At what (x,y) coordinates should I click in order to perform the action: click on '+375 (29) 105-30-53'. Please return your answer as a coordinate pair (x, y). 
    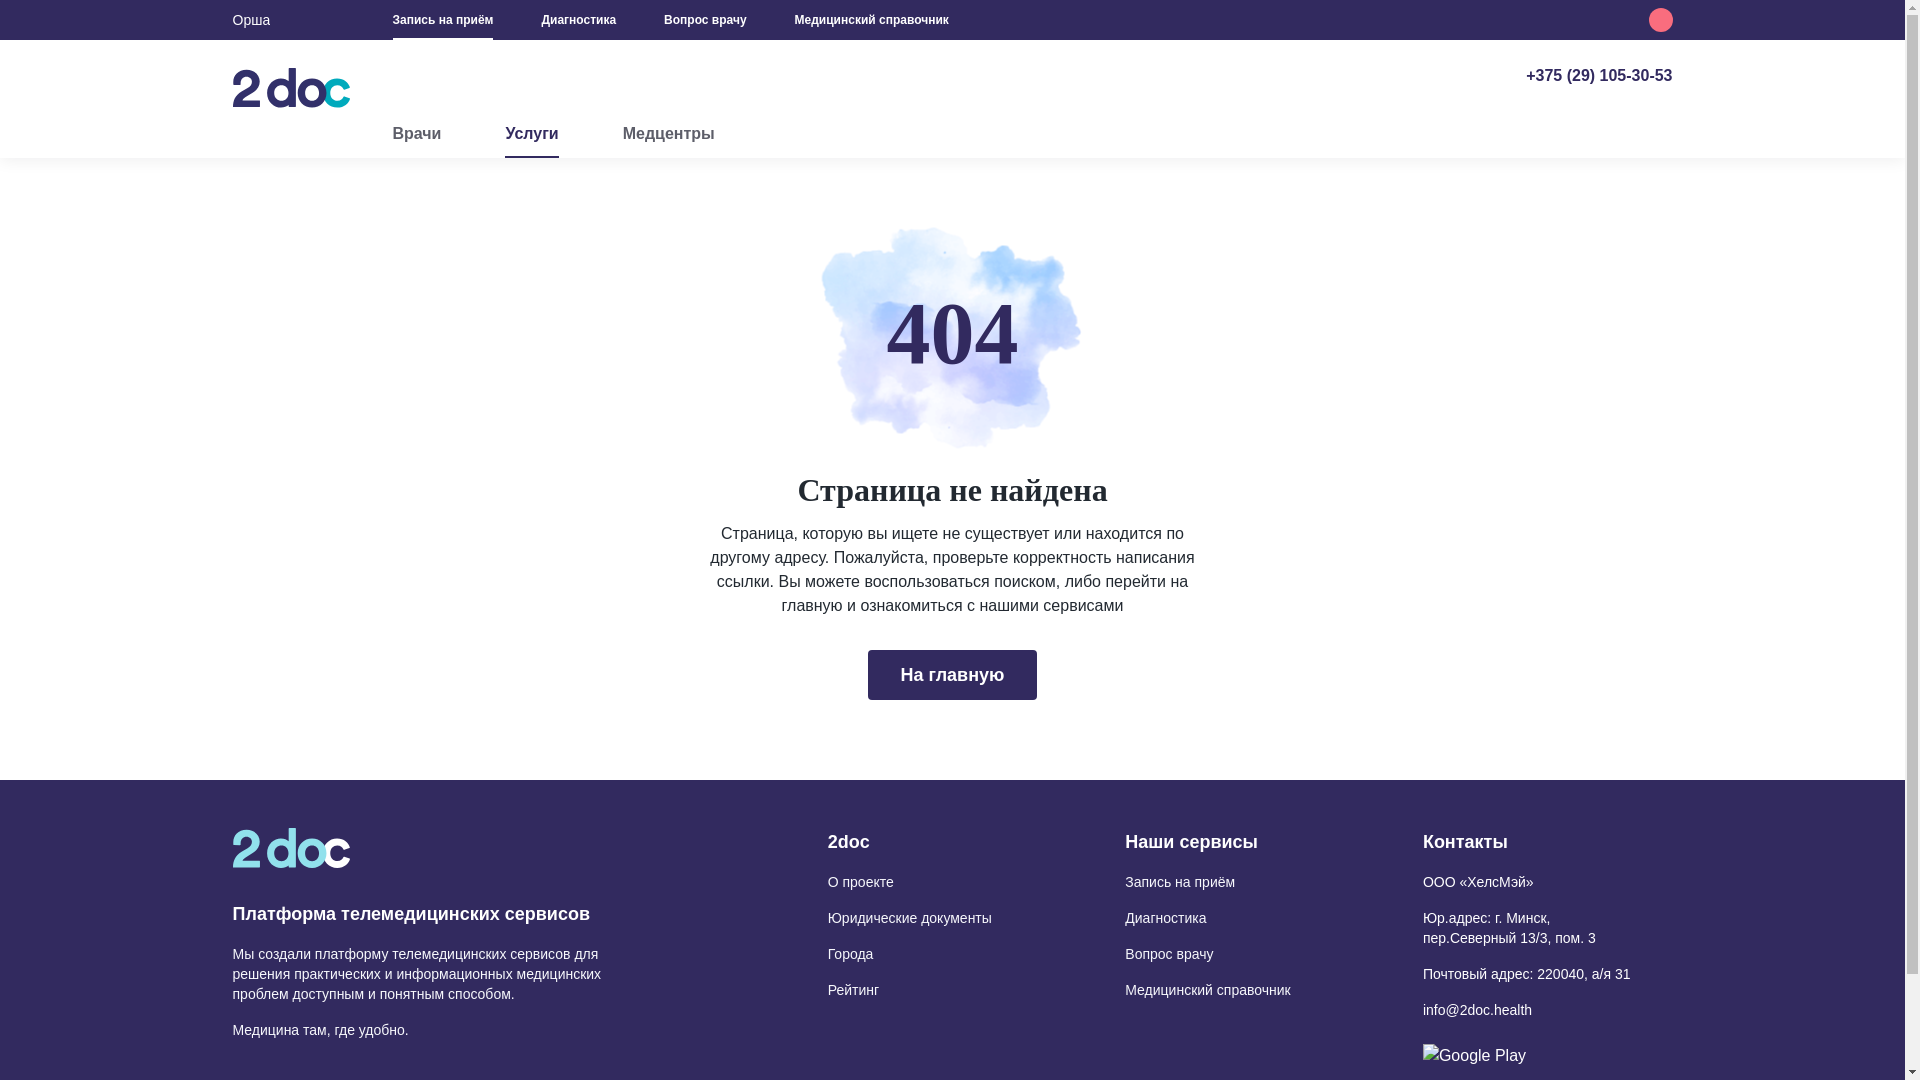
    Looking at the image, I should click on (1525, 74).